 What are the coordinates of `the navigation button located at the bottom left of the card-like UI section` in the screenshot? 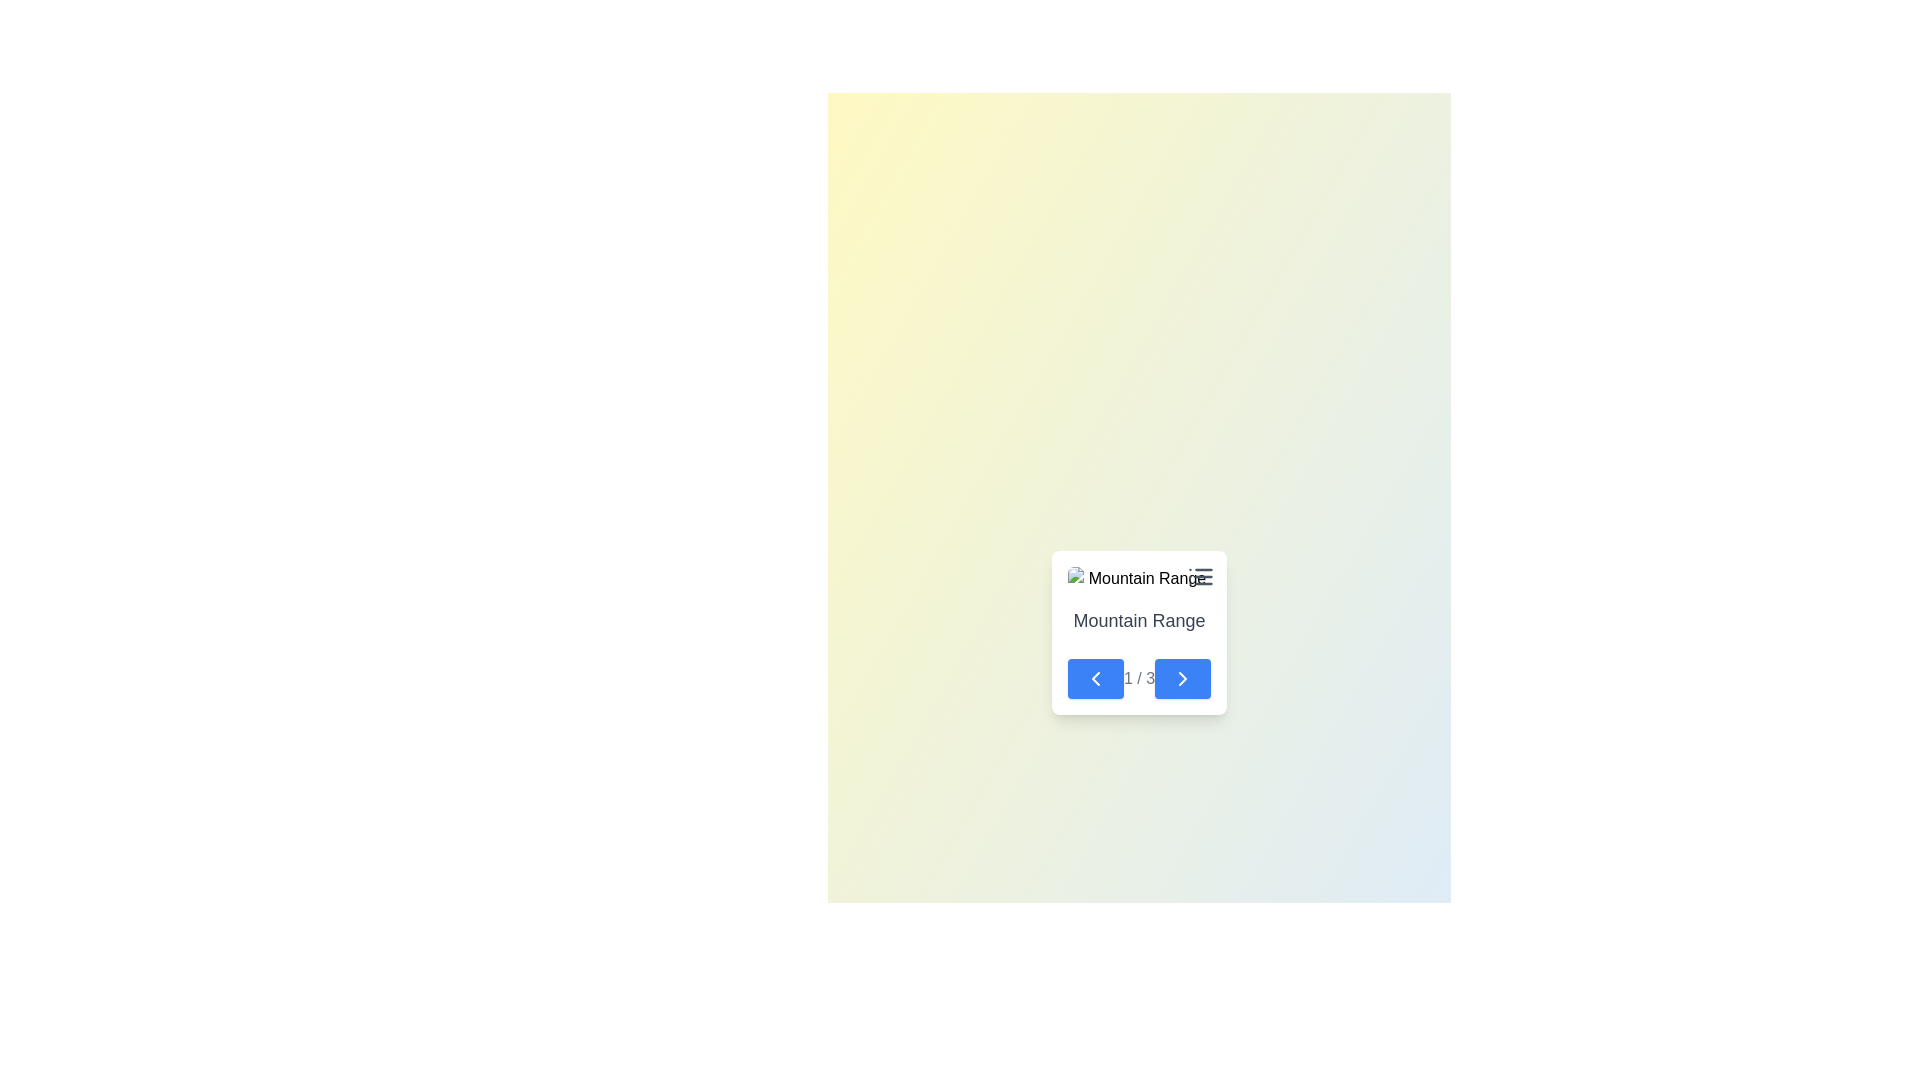 It's located at (1094, 677).